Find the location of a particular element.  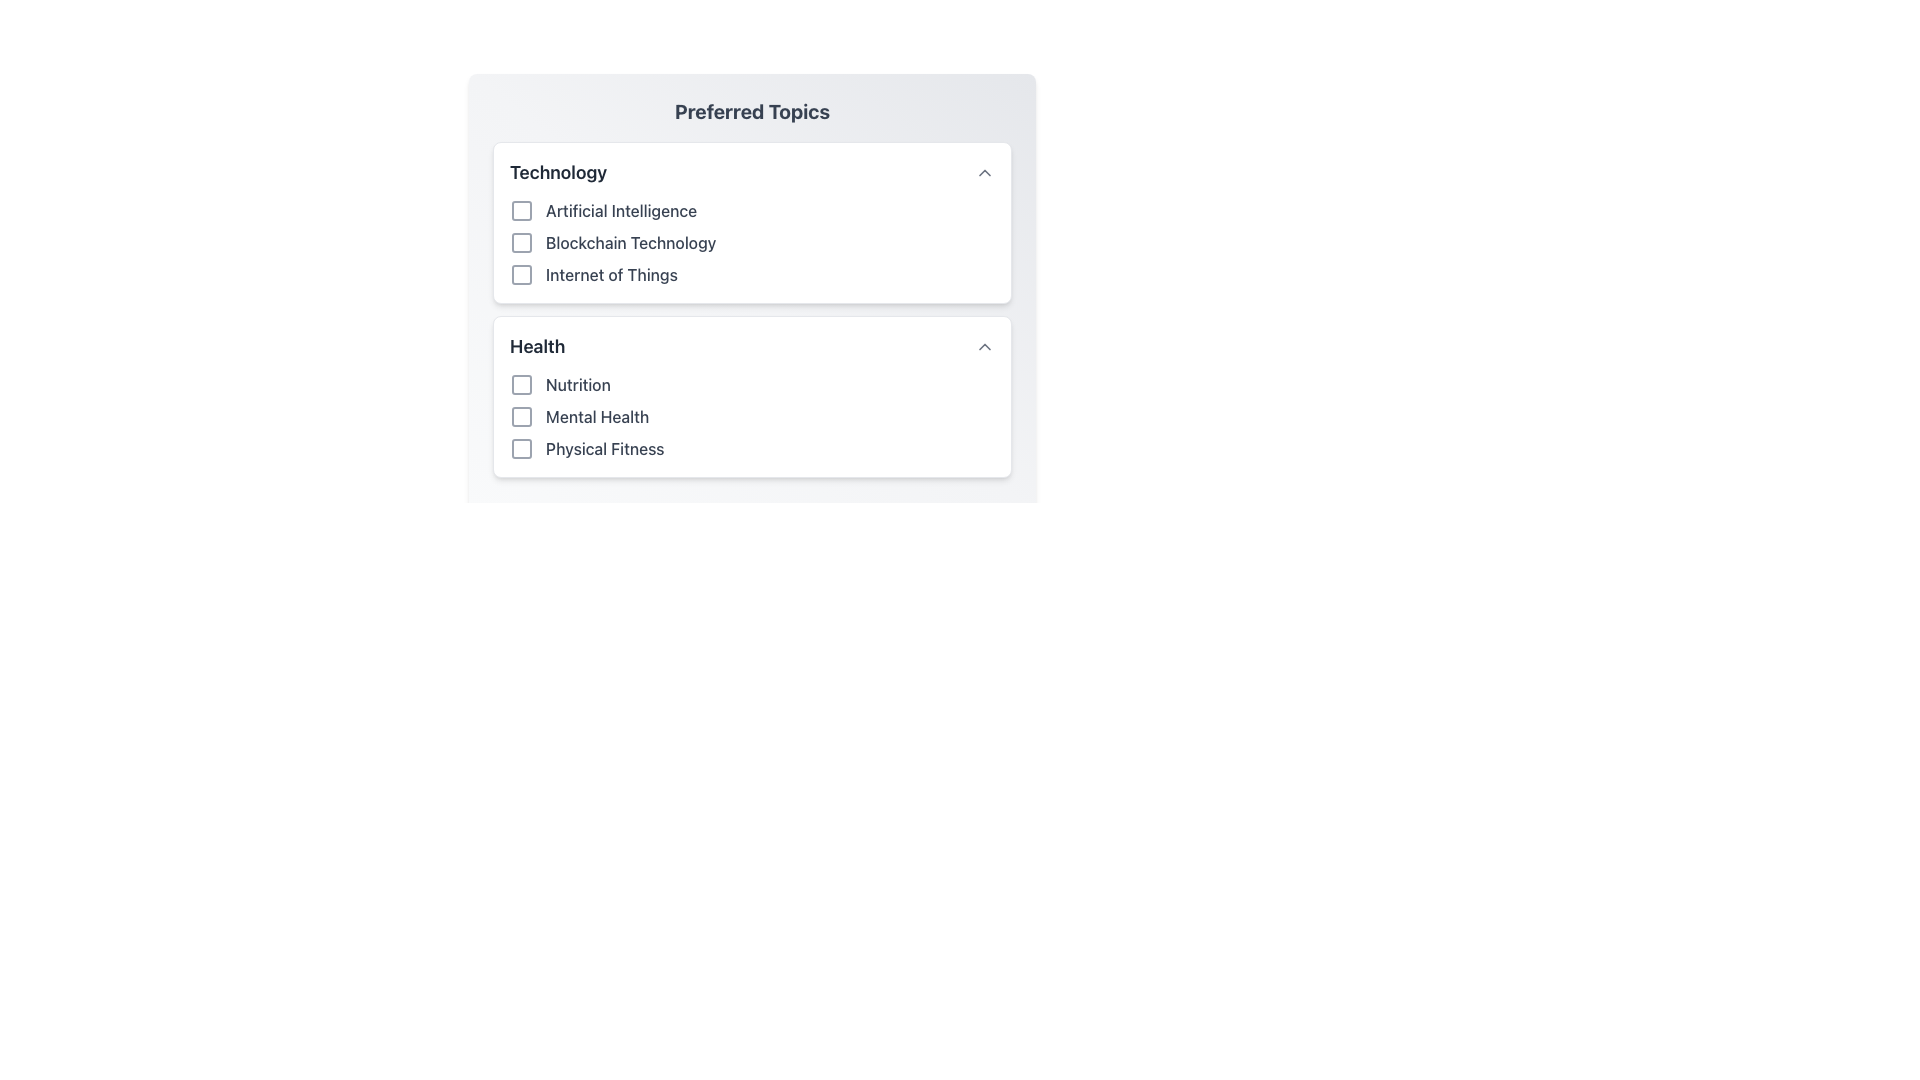

the collapsible toggle button for the 'Health' section is located at coordinates (984, 346).